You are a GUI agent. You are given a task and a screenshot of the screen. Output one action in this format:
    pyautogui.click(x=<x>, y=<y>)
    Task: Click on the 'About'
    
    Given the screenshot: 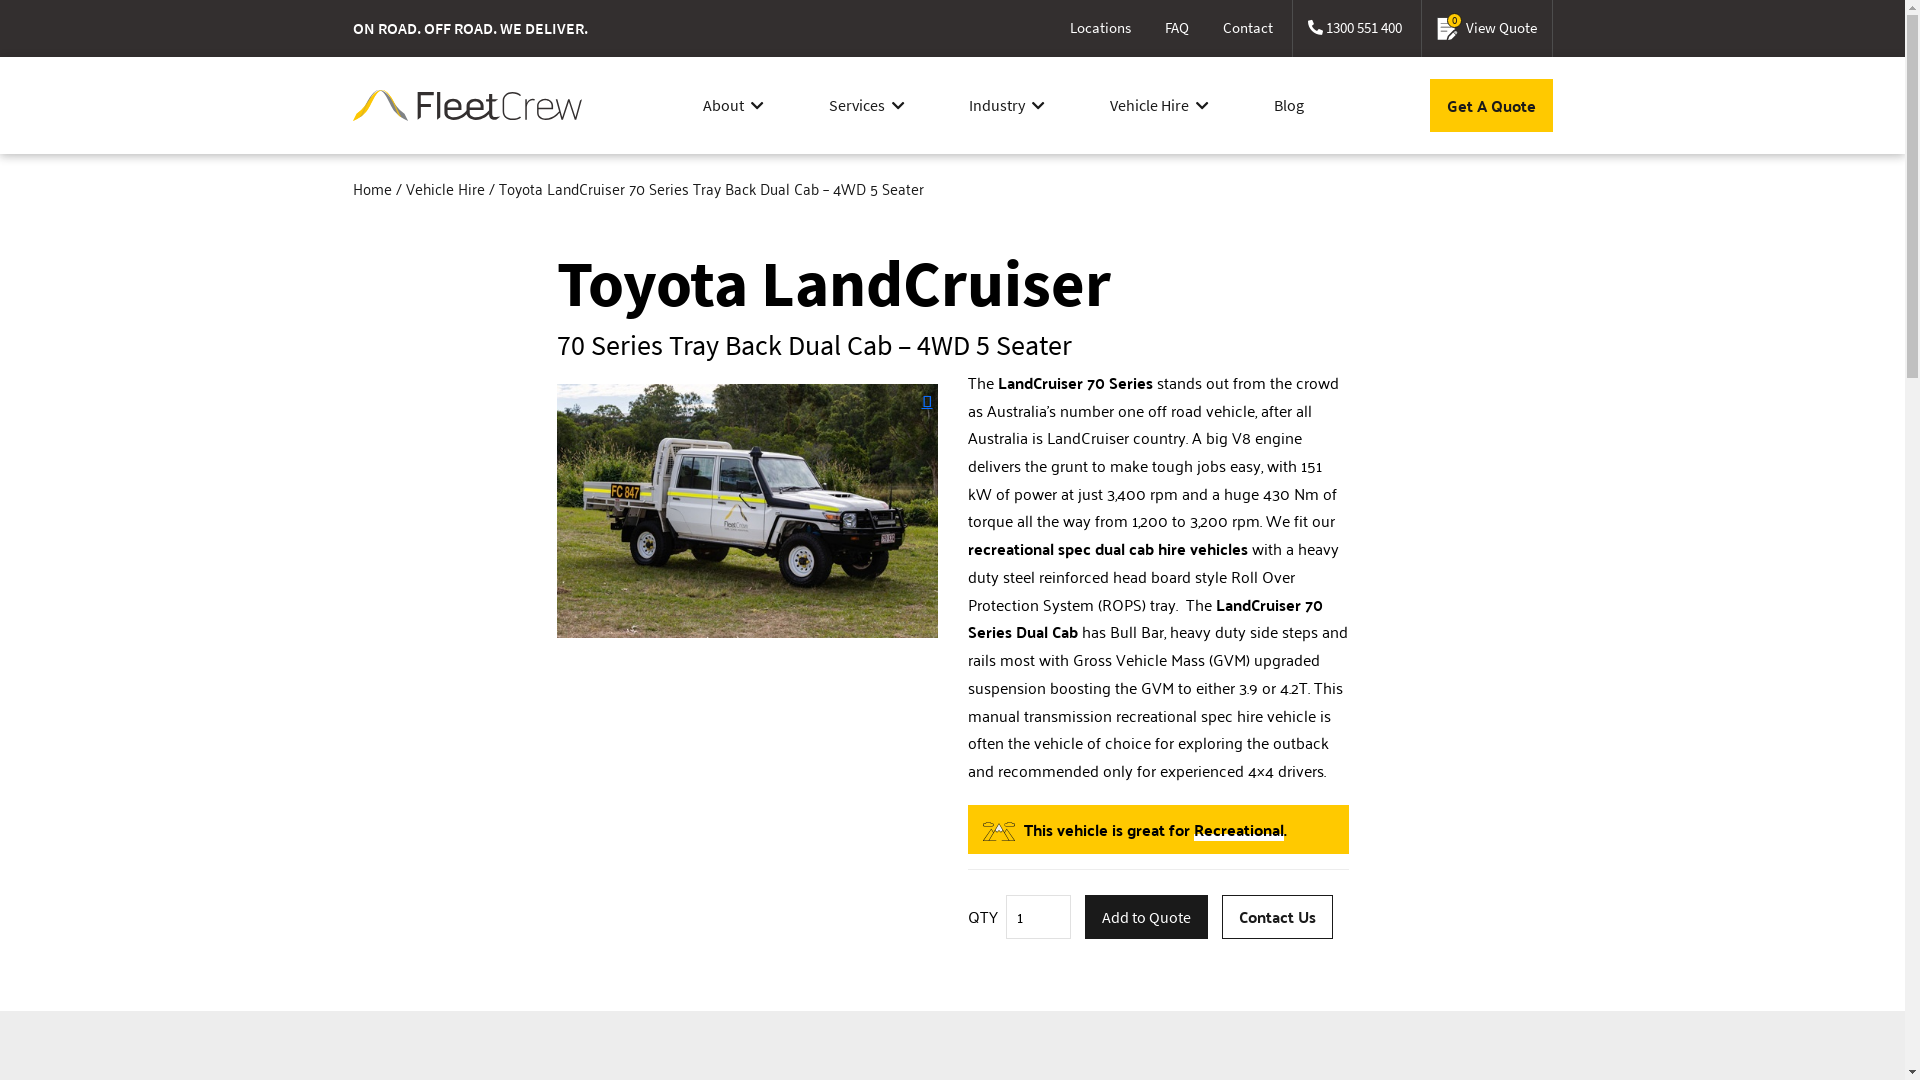 What is the action you would take?
    pyautogui.click(x=732, y=104)
    